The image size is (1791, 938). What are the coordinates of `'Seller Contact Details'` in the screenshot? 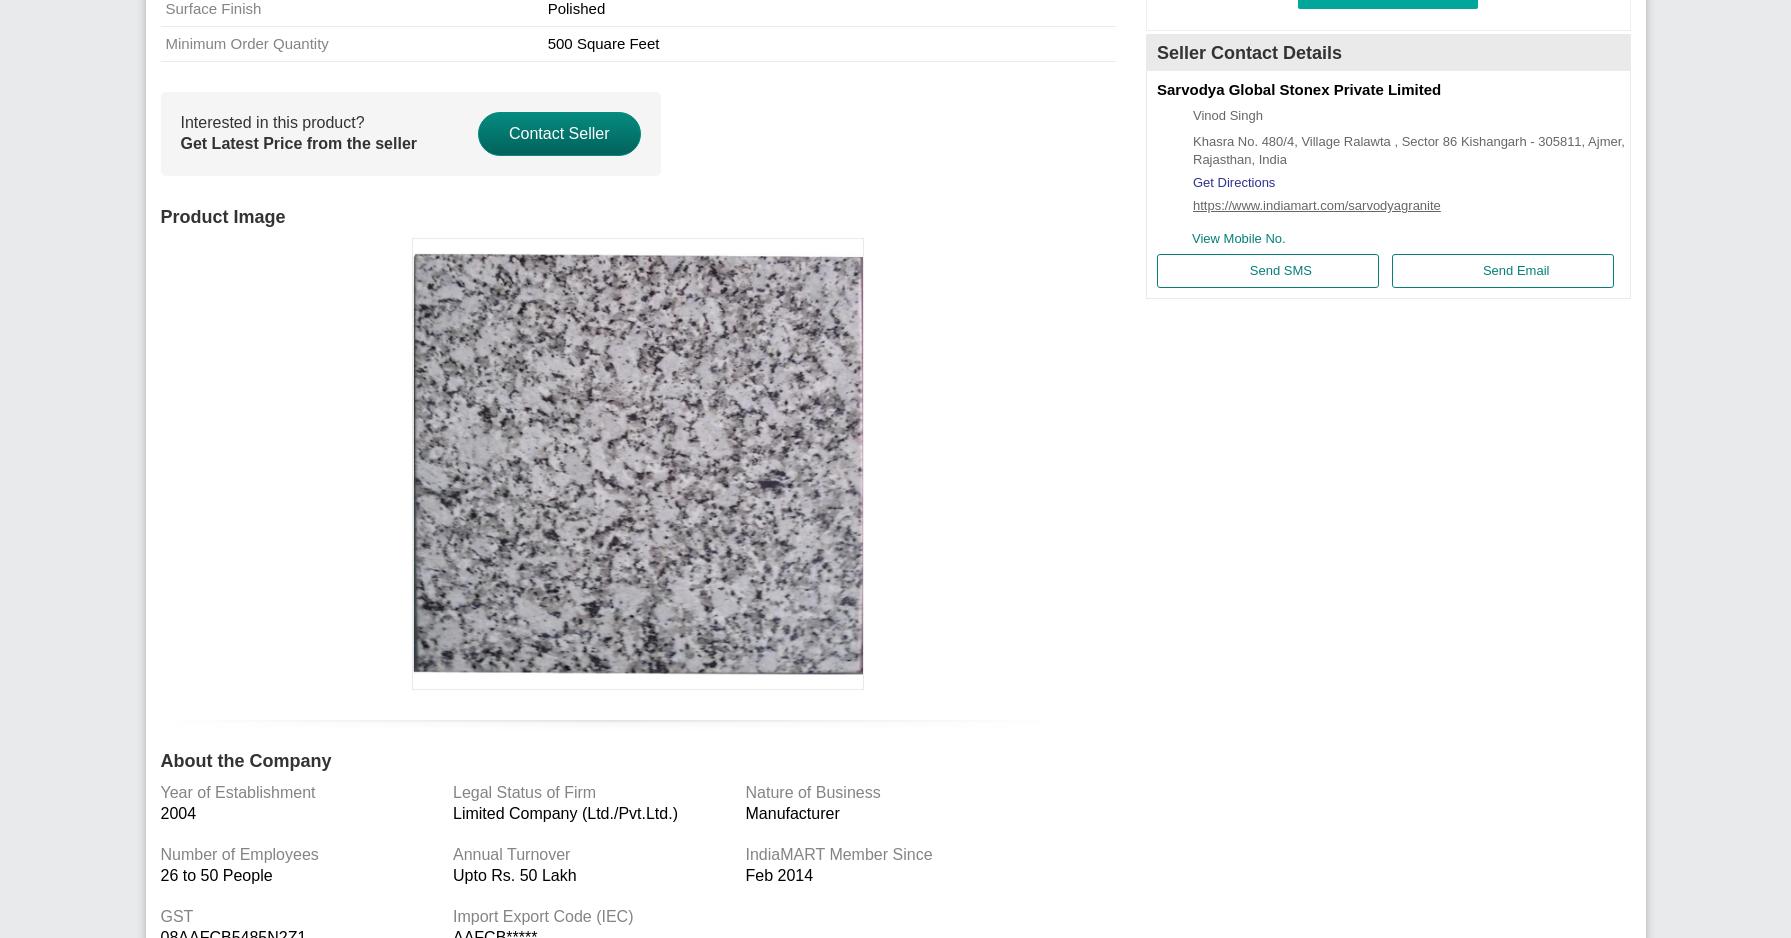 It's located at (1248, 51).